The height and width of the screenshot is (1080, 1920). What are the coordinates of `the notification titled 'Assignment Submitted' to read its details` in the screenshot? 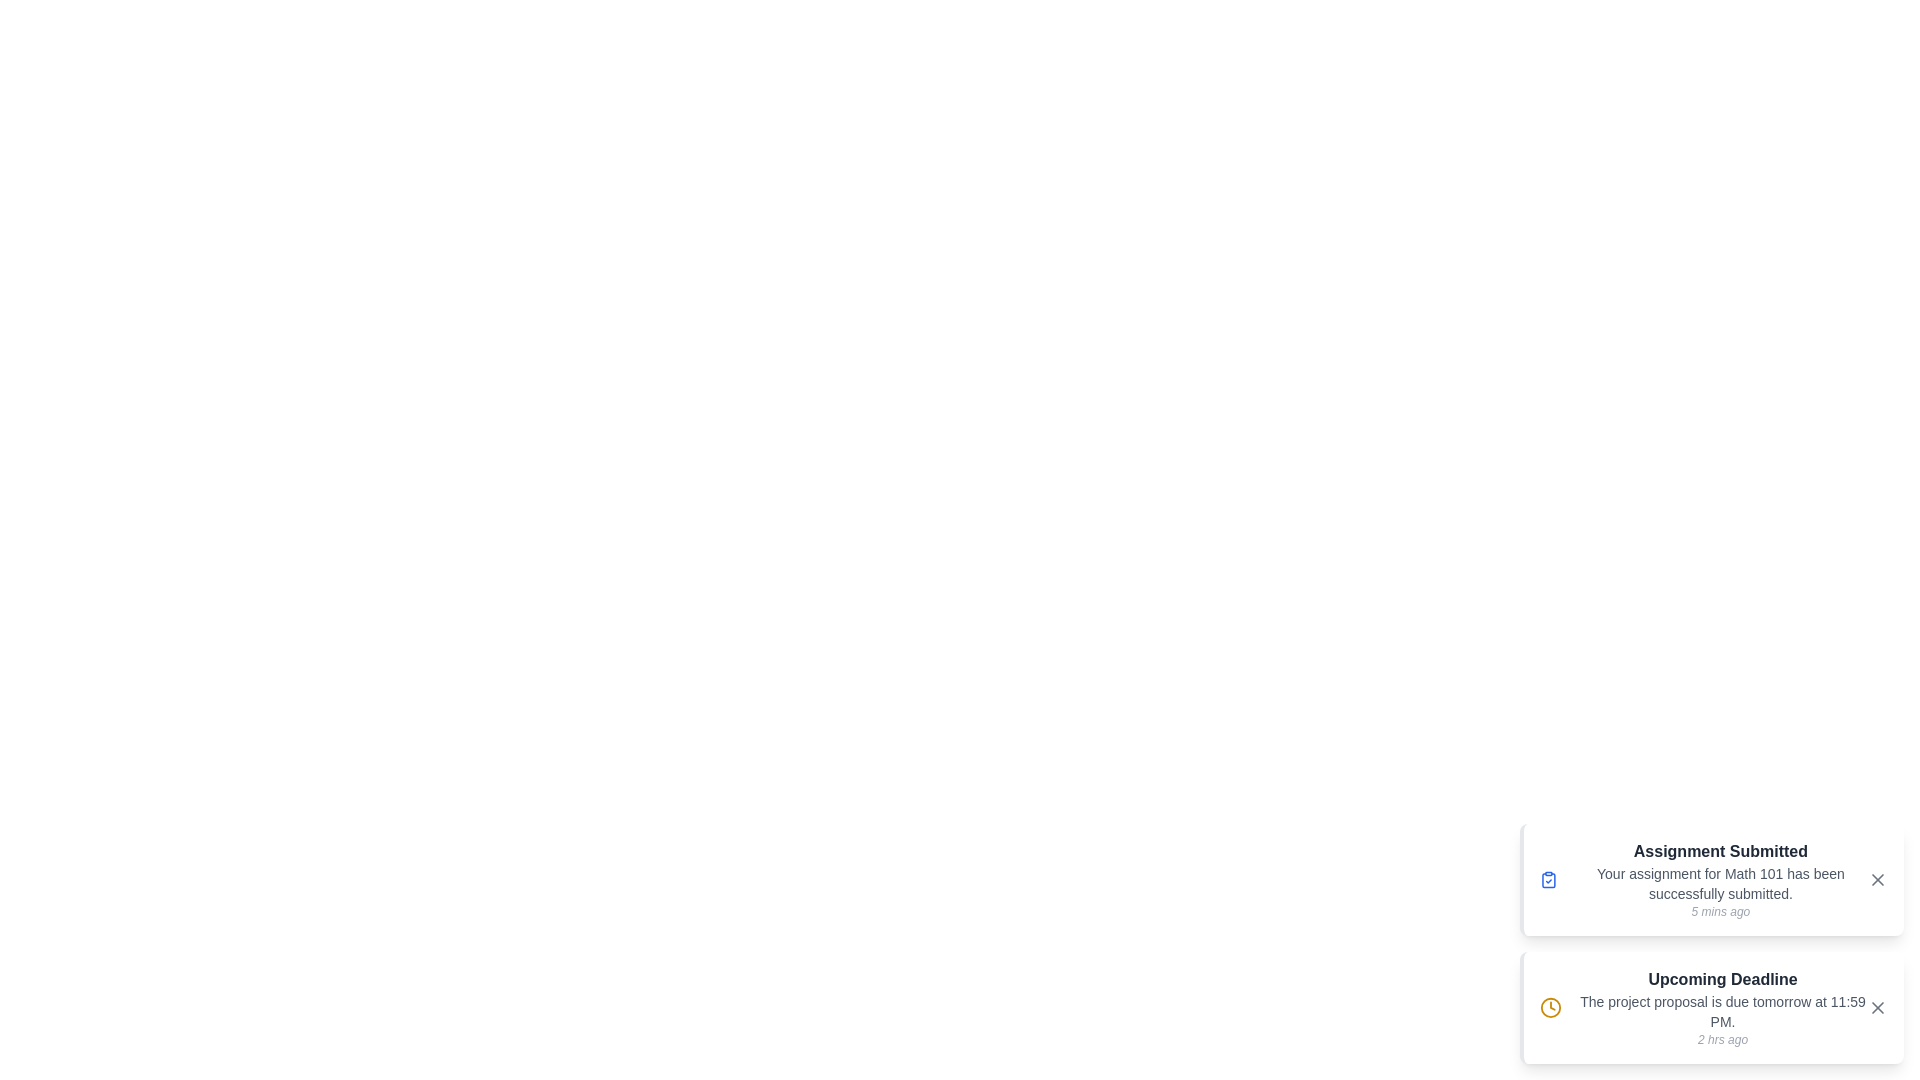 It's located at (1711, 878).